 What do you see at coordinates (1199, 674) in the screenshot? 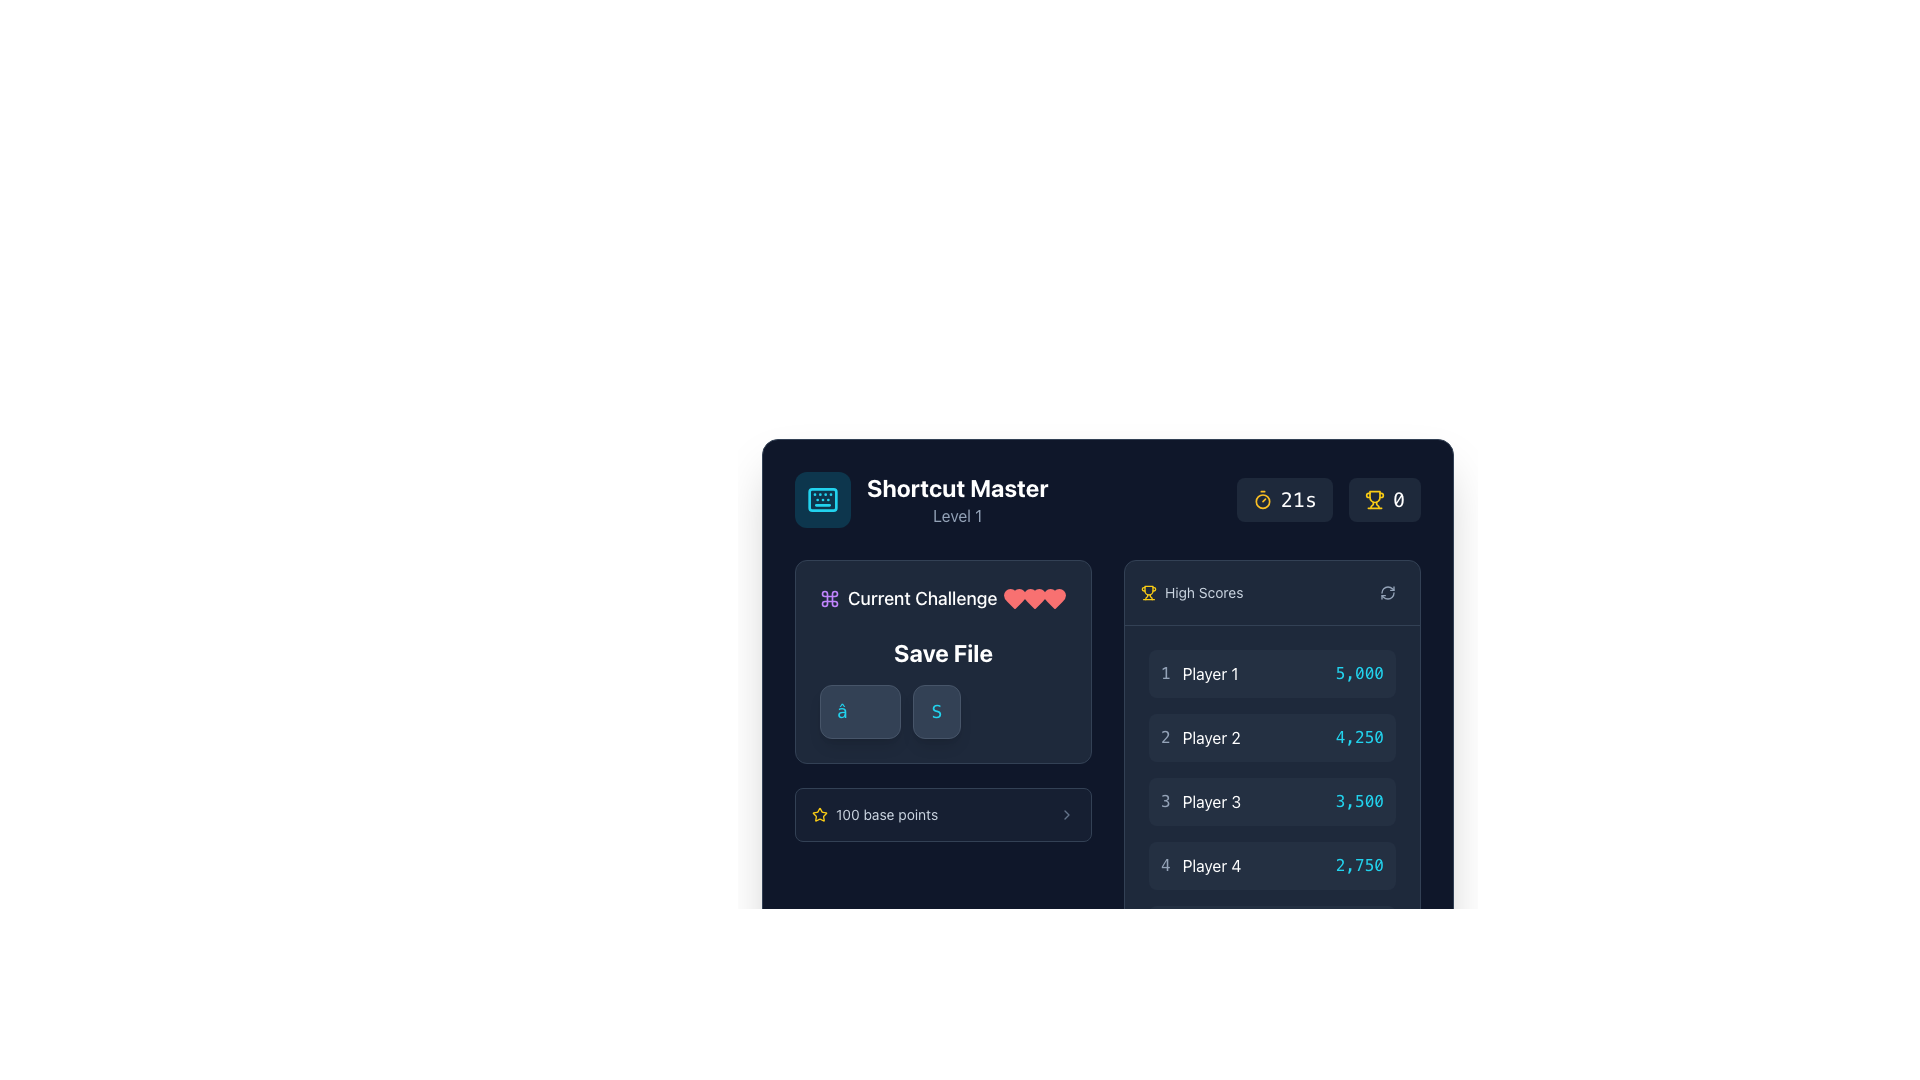
I see `the first player's label in the leaderboard located under the 'High Scores' section on the right side of the interface` at bounding box center [1199, 674].